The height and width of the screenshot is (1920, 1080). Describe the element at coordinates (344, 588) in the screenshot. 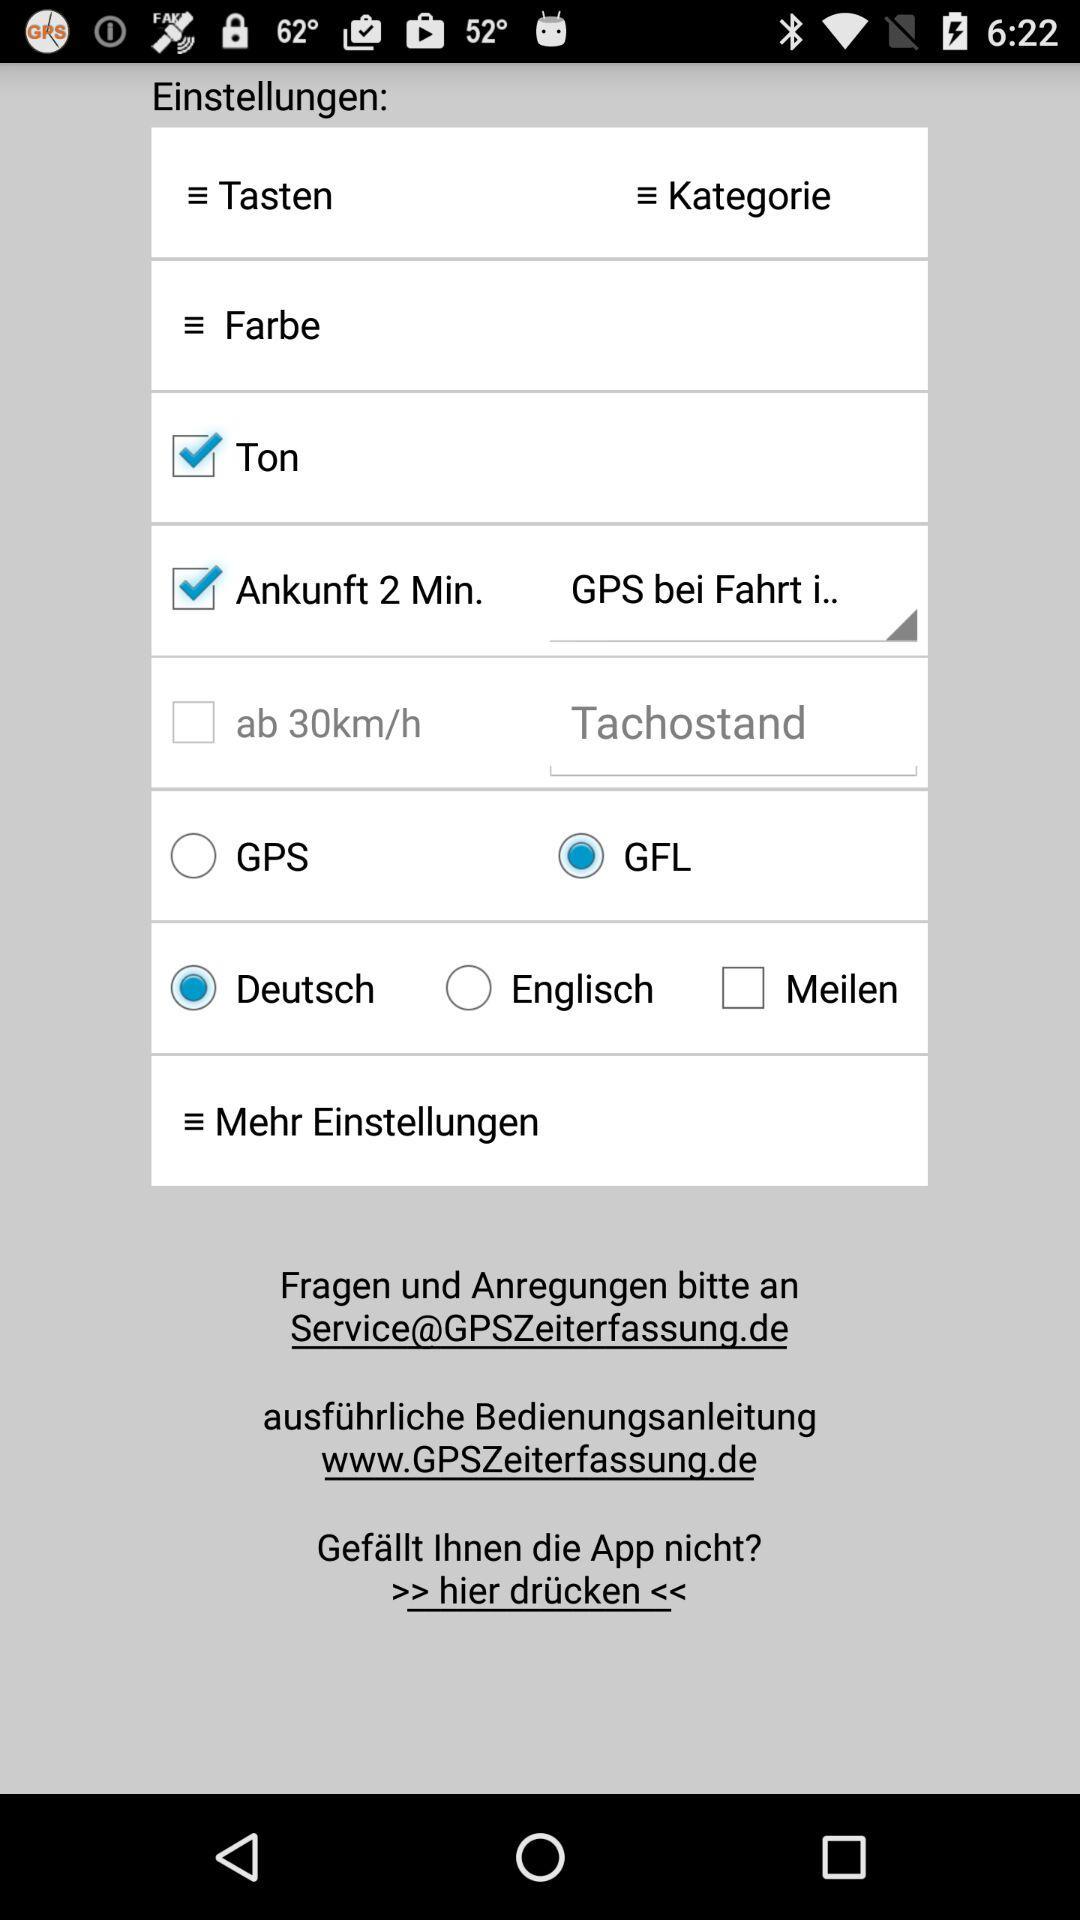

I see `ankunft 2 min. icon` at that location.